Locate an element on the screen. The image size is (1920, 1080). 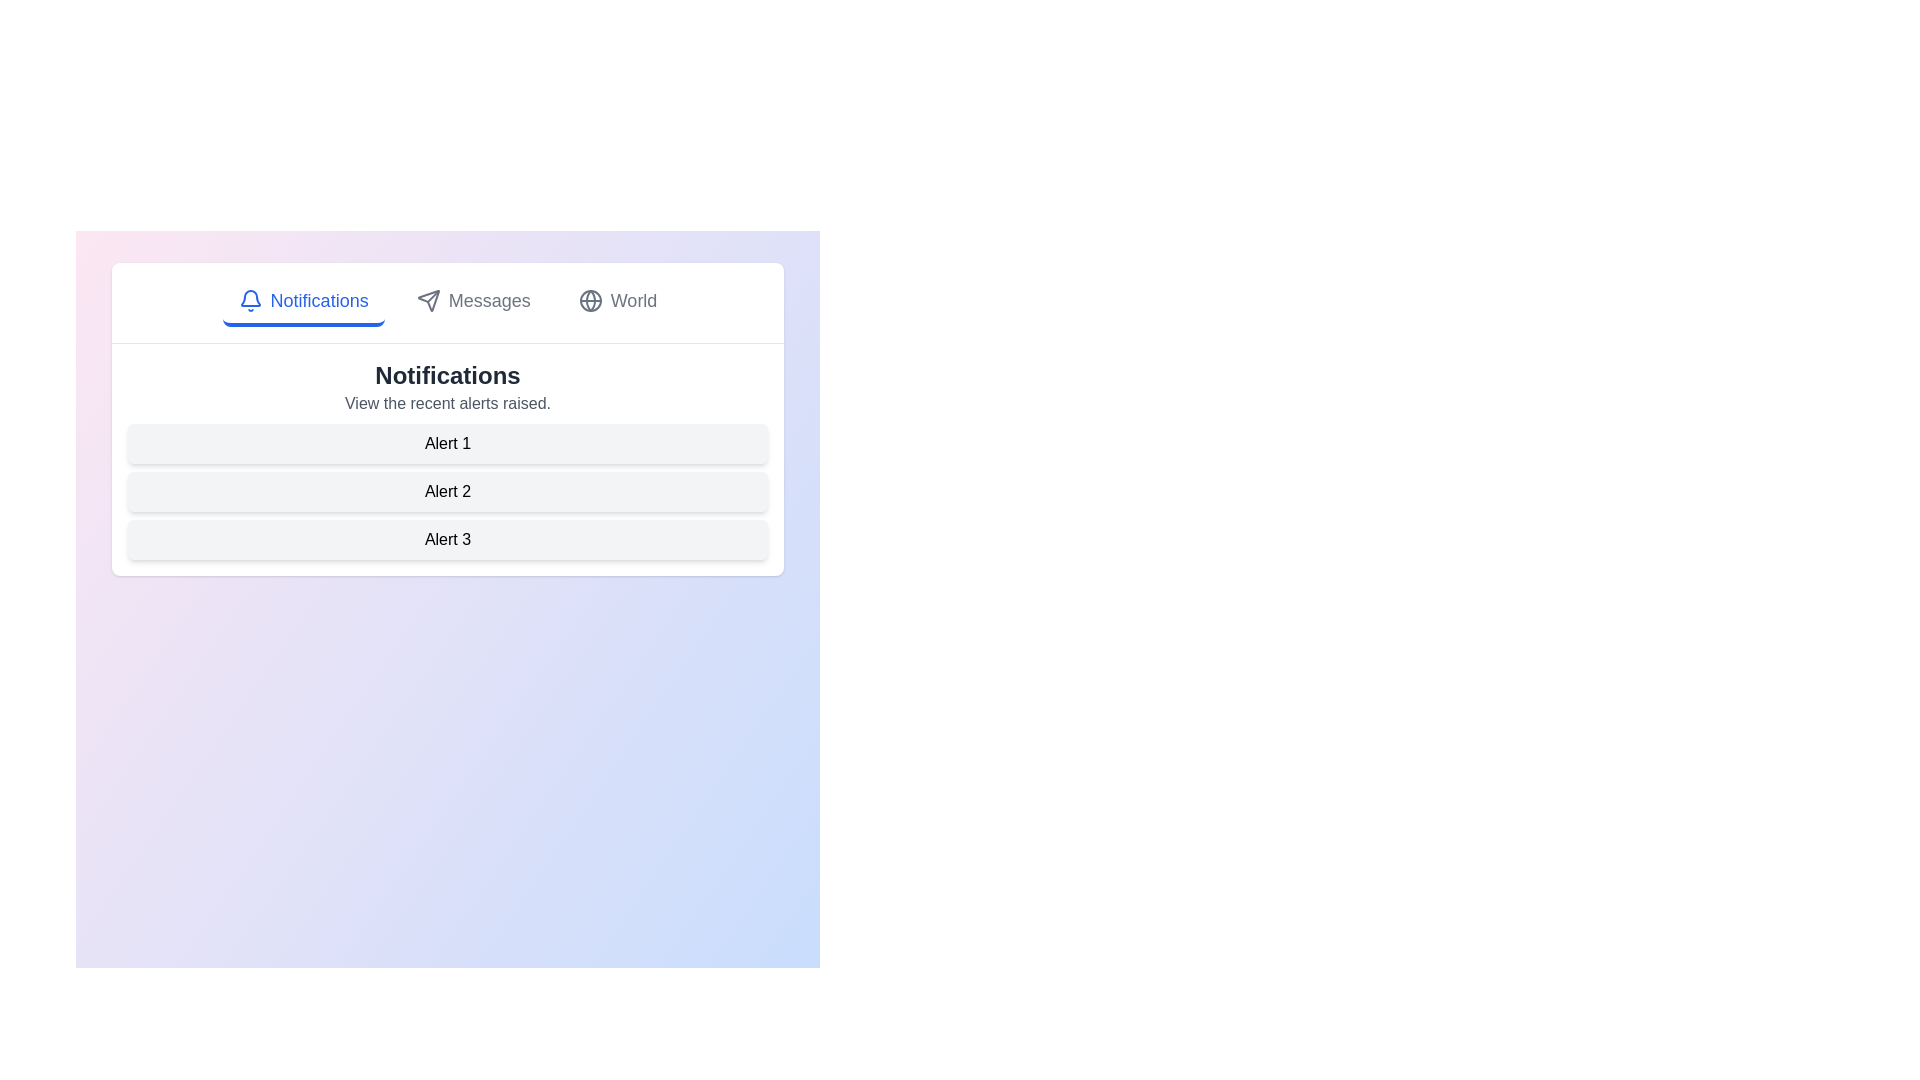
the icon associated with the tab Notifications is located at coordinates (249, 300).